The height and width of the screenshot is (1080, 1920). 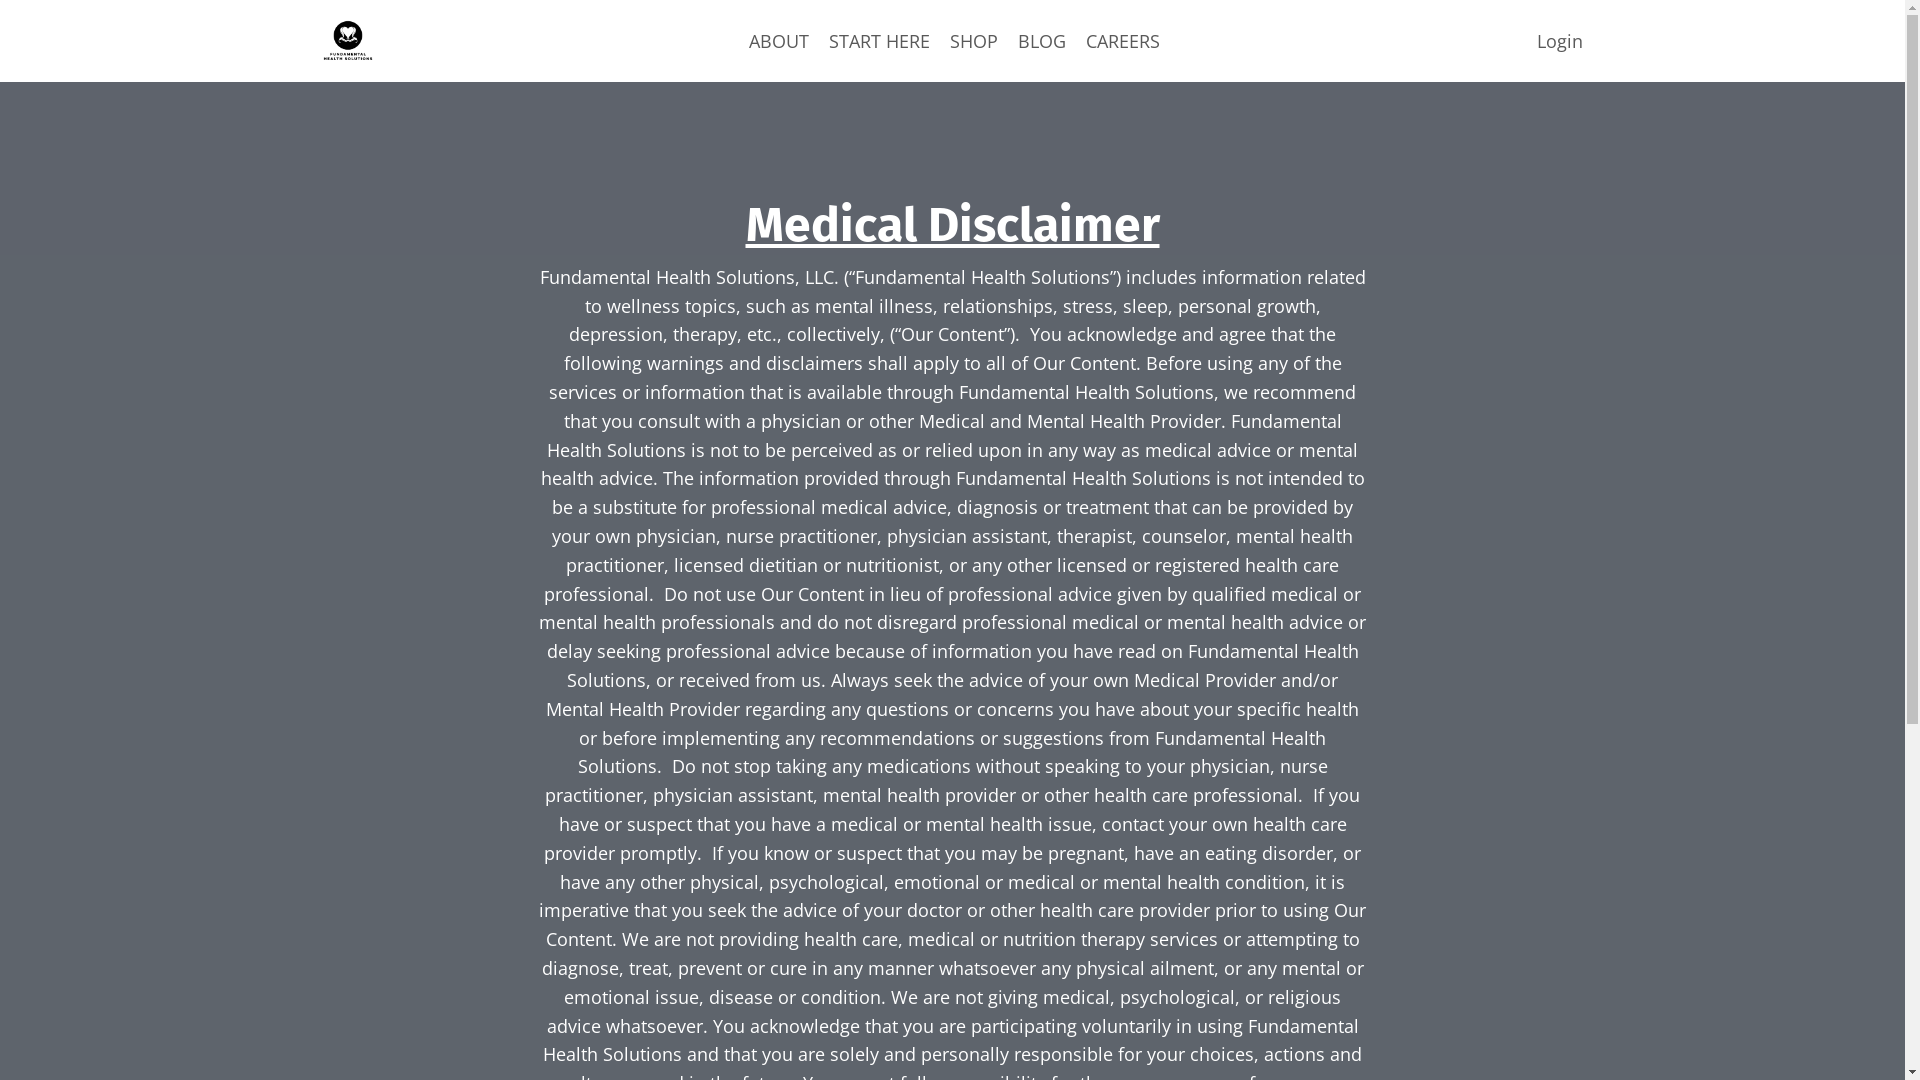 I want to click on 'Login', so click(x=1535, y=41).